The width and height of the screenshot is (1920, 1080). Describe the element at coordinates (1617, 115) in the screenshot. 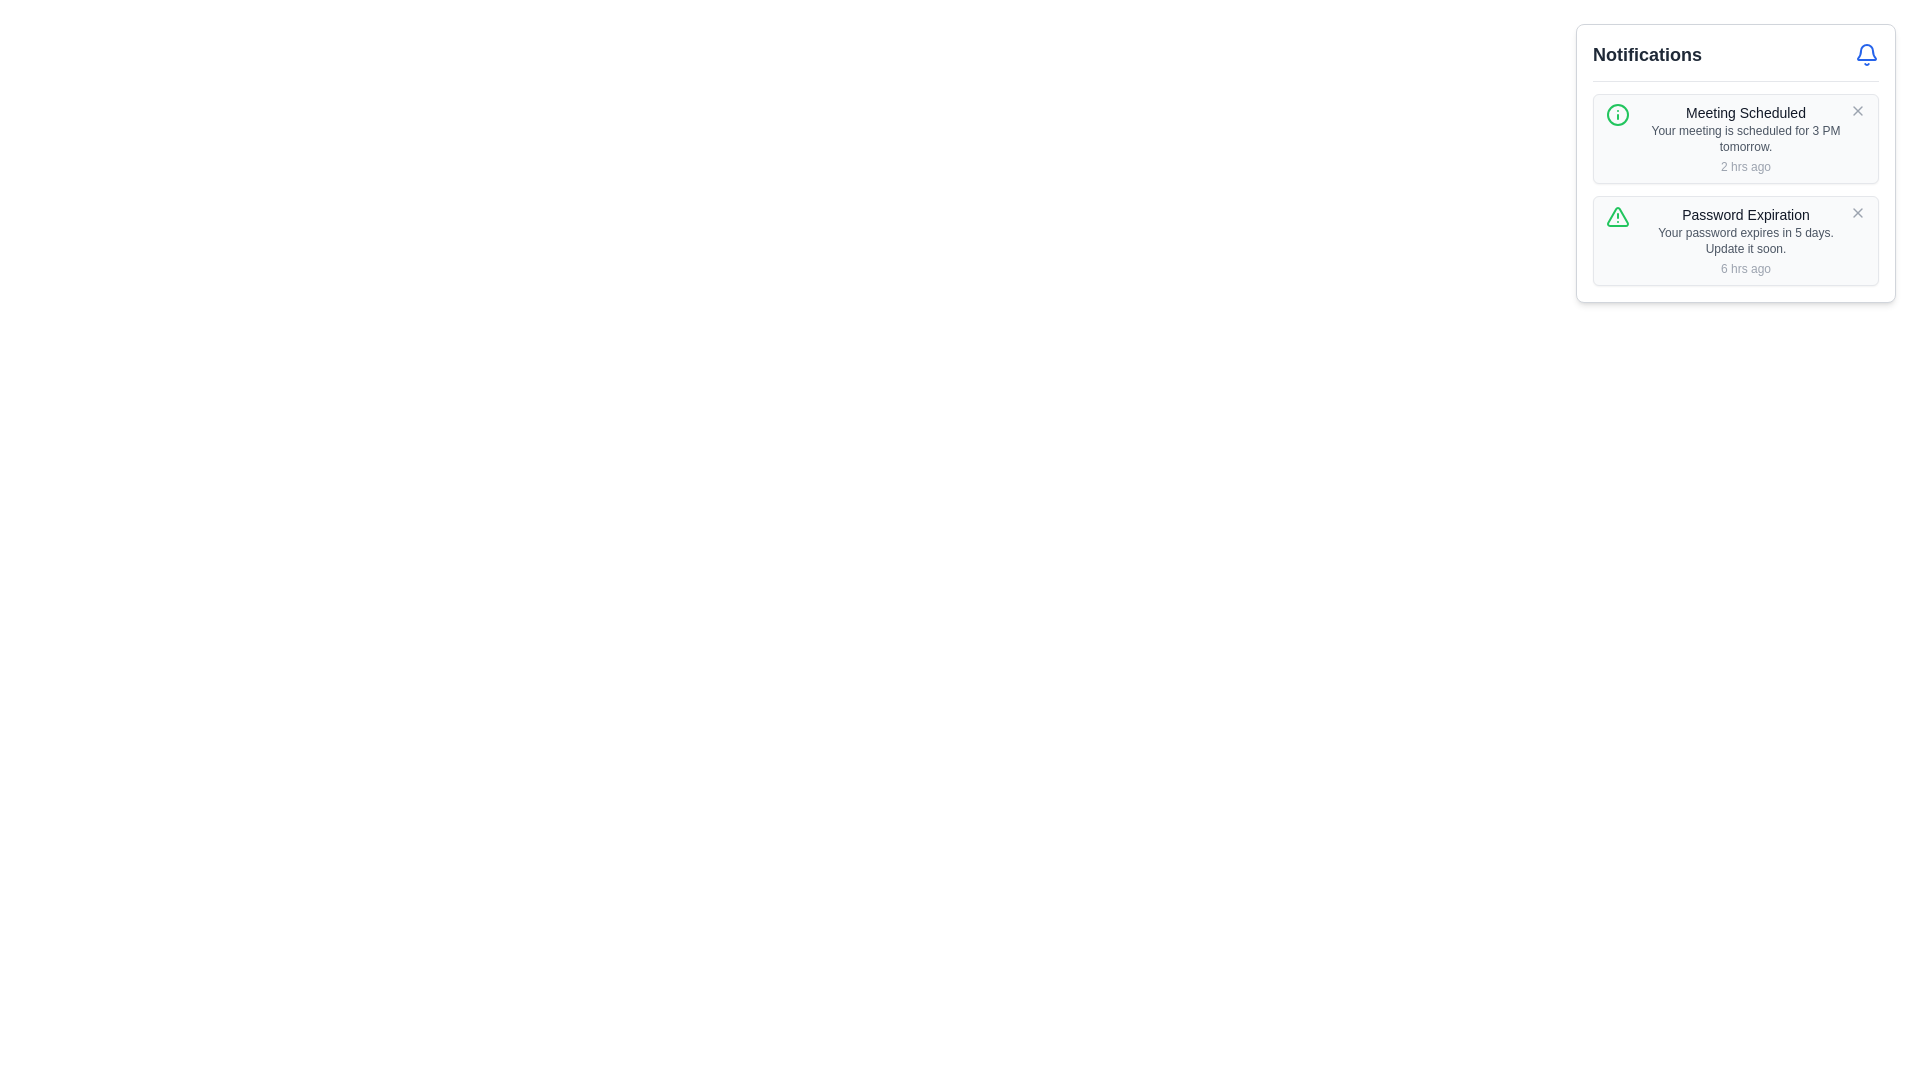

I see `the first icon on the left within the 'Meeting Scheduled' notification card` at that location.